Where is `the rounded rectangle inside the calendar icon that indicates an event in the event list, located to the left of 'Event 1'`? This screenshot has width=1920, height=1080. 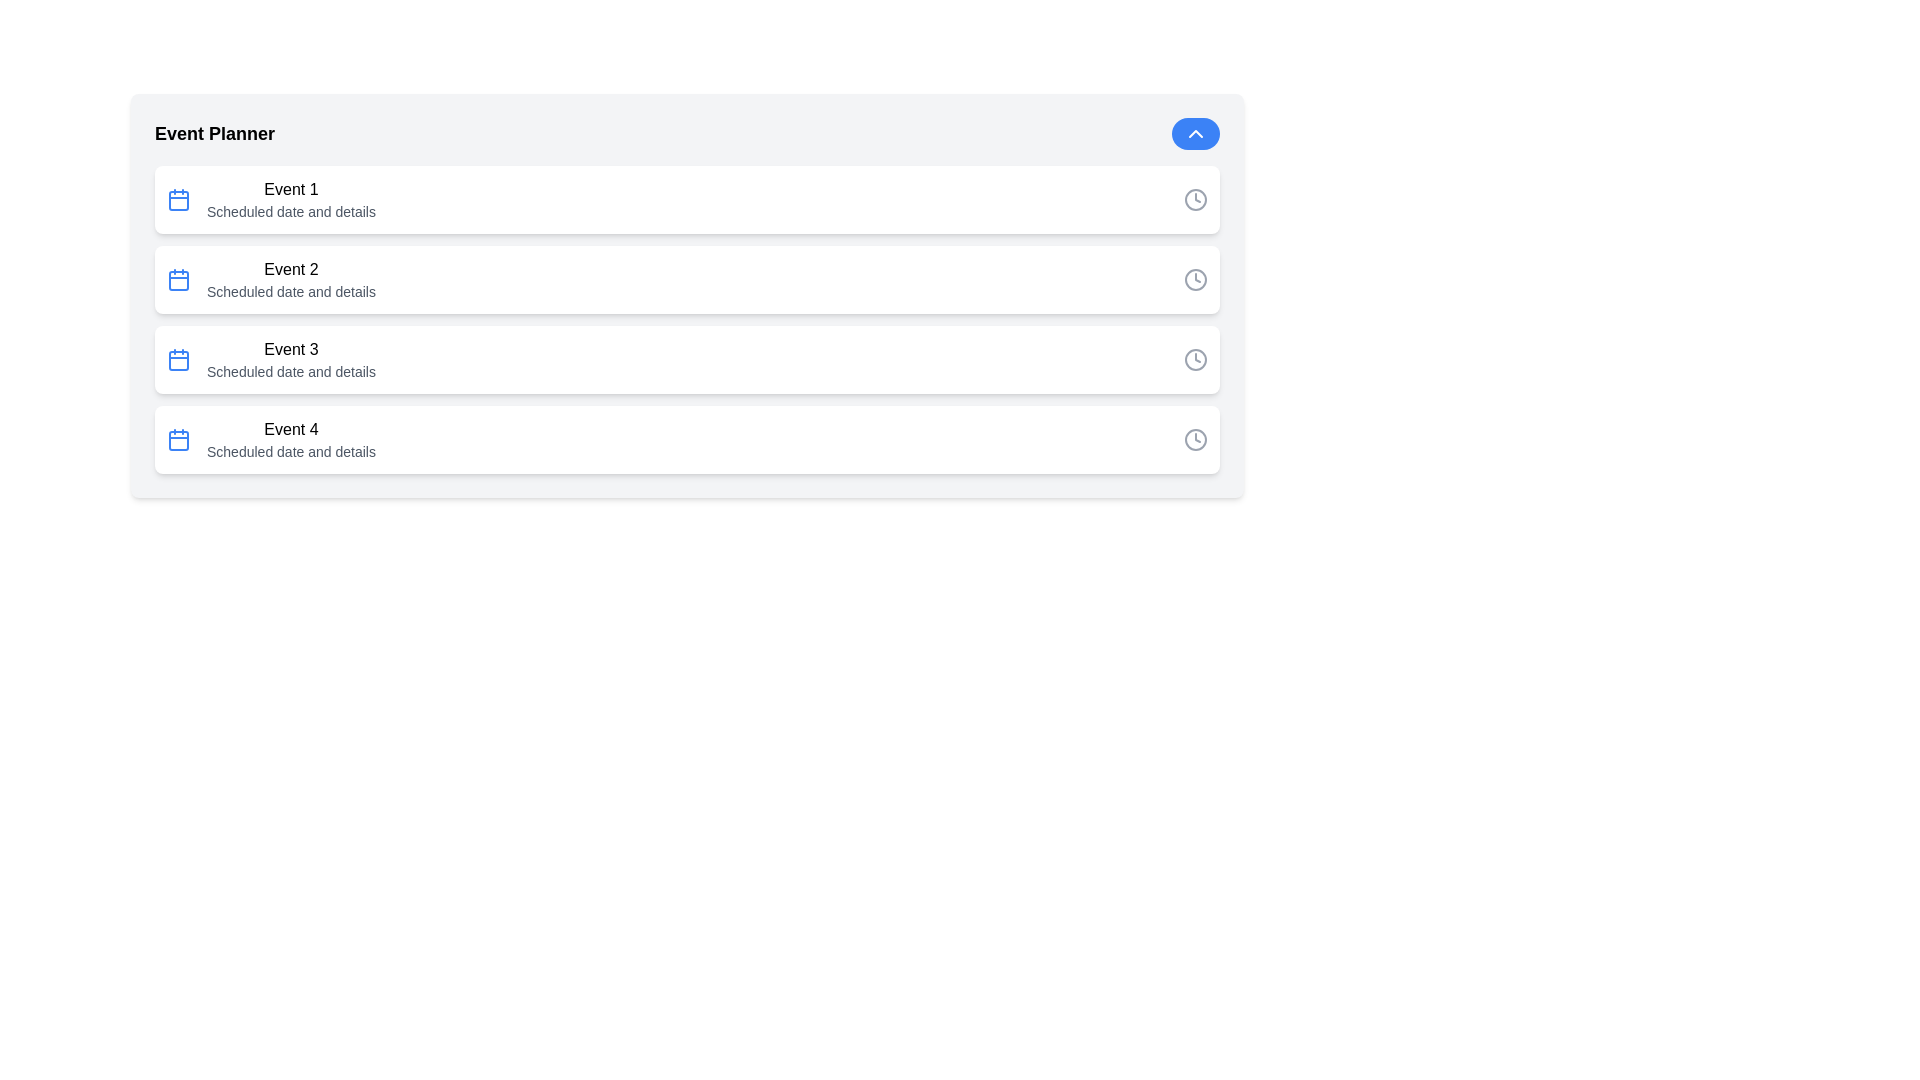 the rounded rectangle inside the calendar icon that indicates an event in the event list, located to the left of 'Event 1' is located at coordinates (178, 200).